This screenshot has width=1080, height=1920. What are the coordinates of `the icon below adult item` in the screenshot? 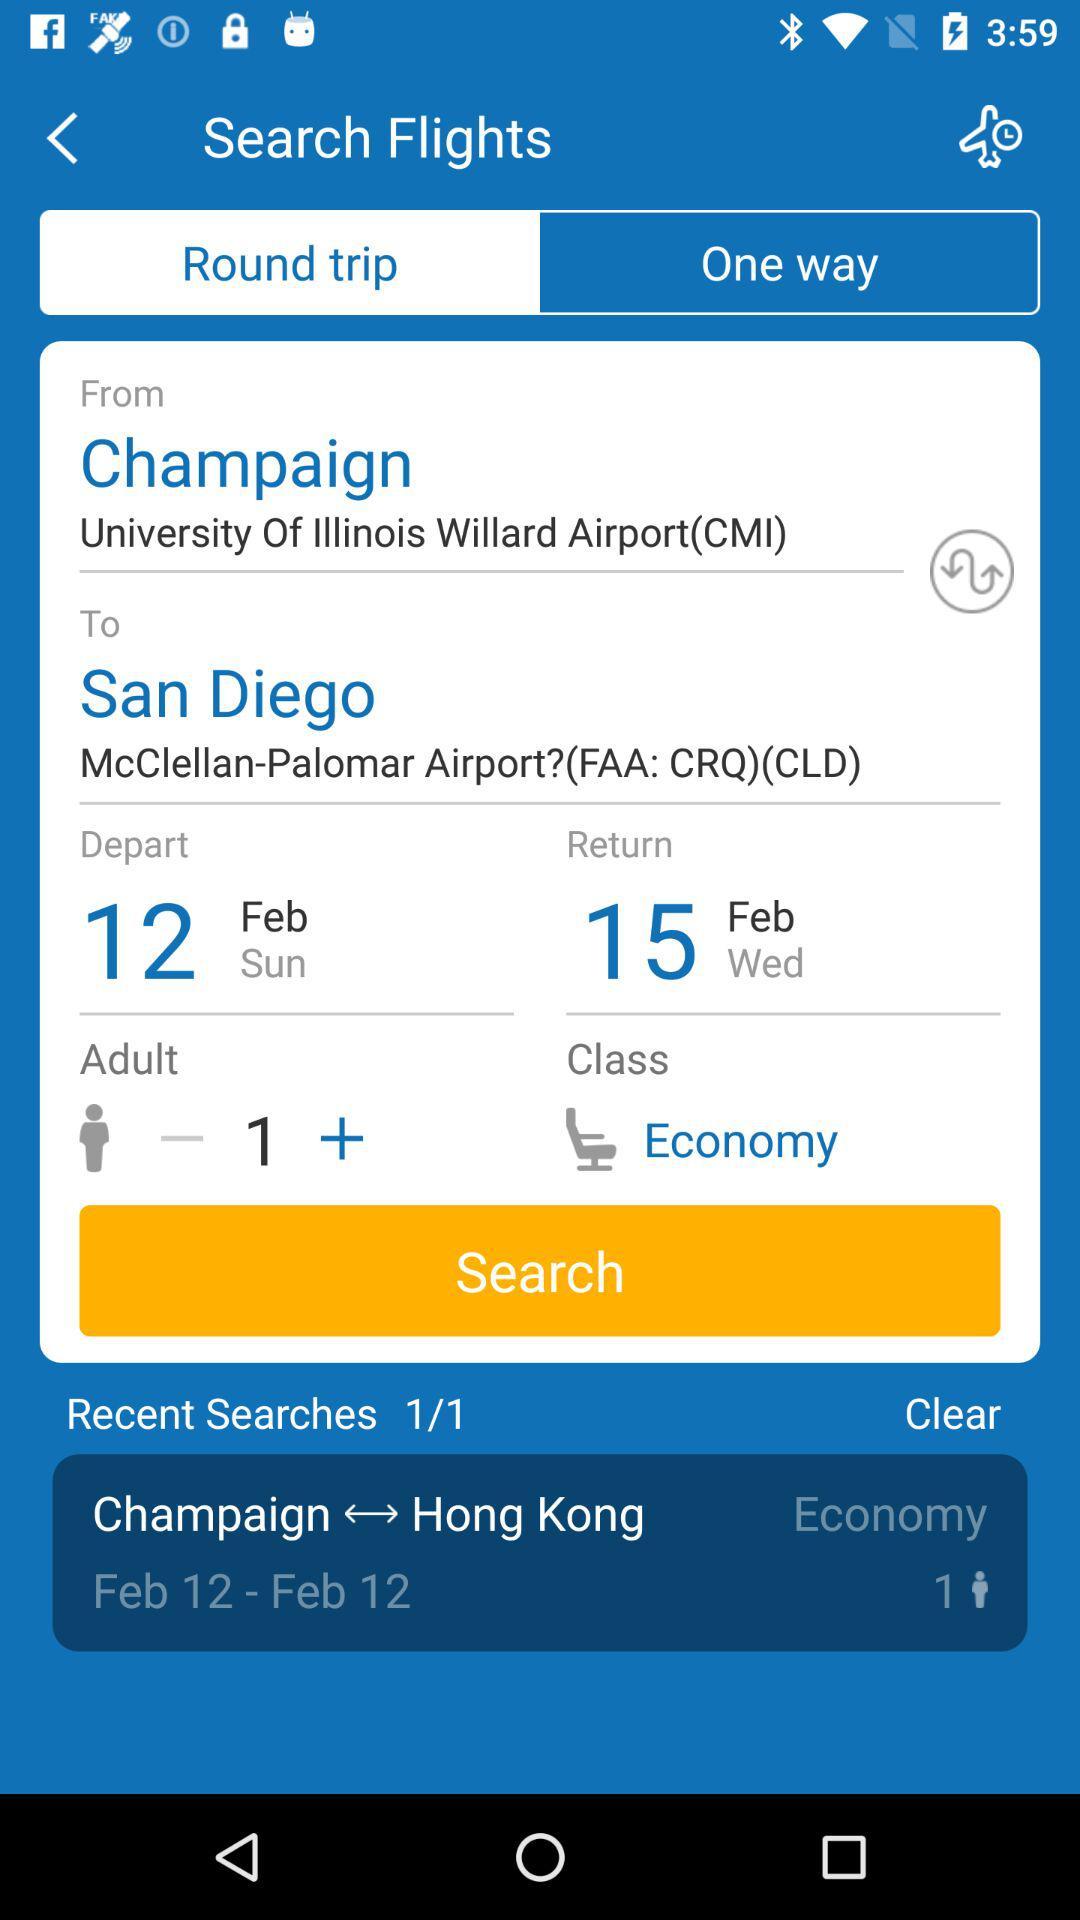 It's located at (189, 1138).